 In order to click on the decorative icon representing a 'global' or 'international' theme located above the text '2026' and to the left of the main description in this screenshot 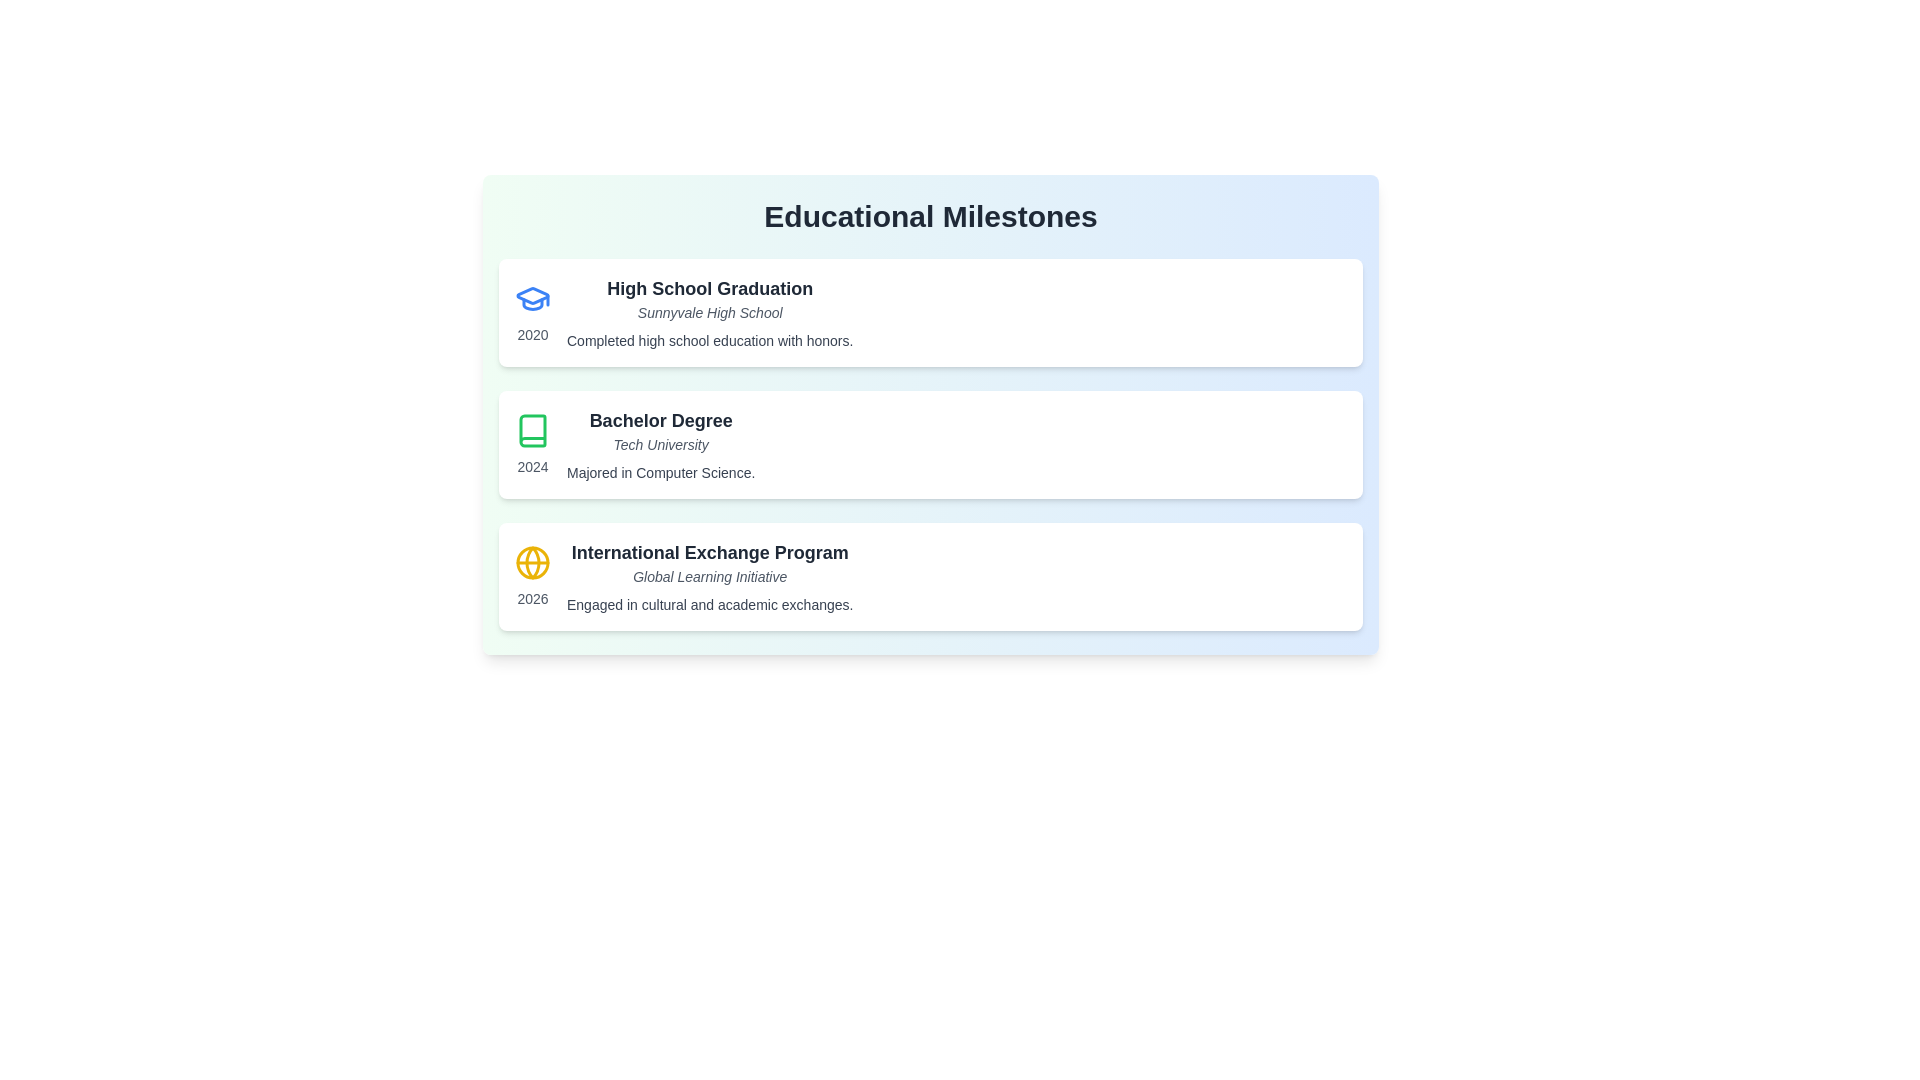, I will do `click(532, 563)`.